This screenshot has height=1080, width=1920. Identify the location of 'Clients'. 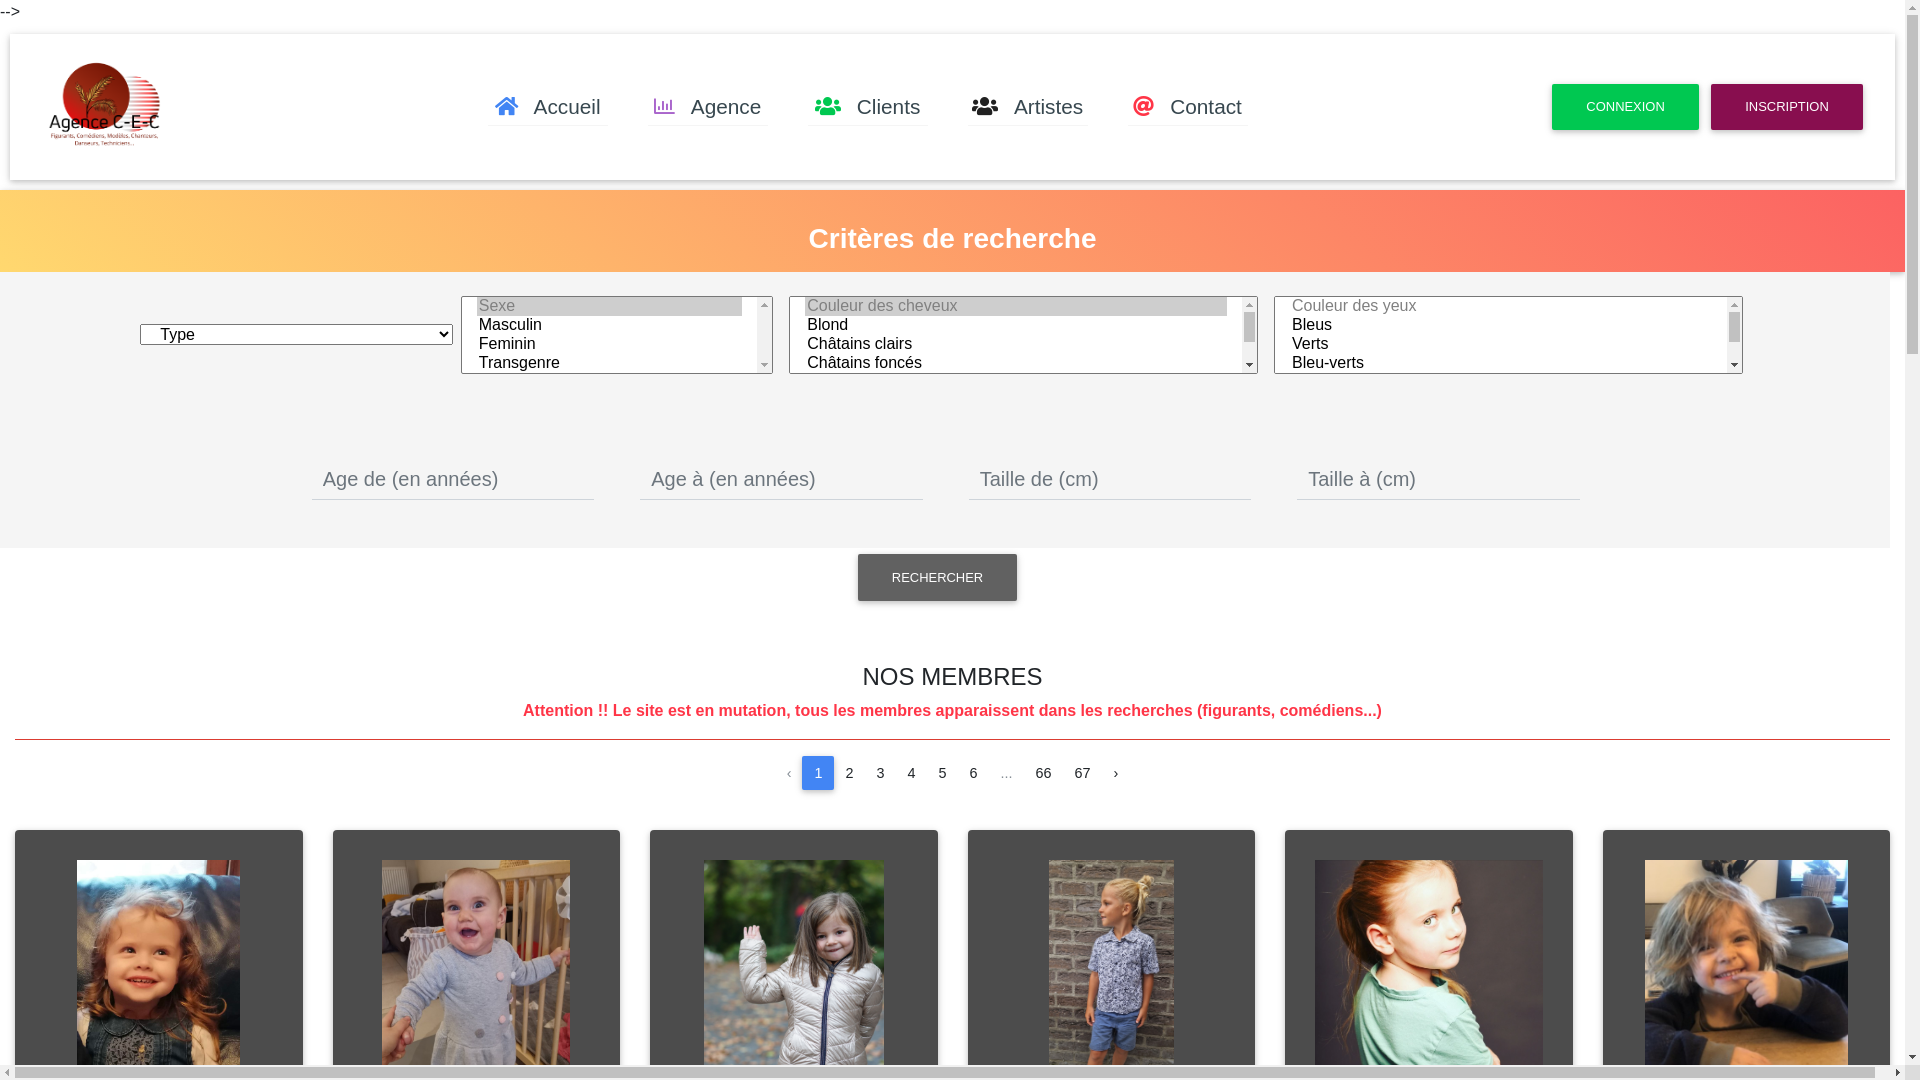
(807, 107).